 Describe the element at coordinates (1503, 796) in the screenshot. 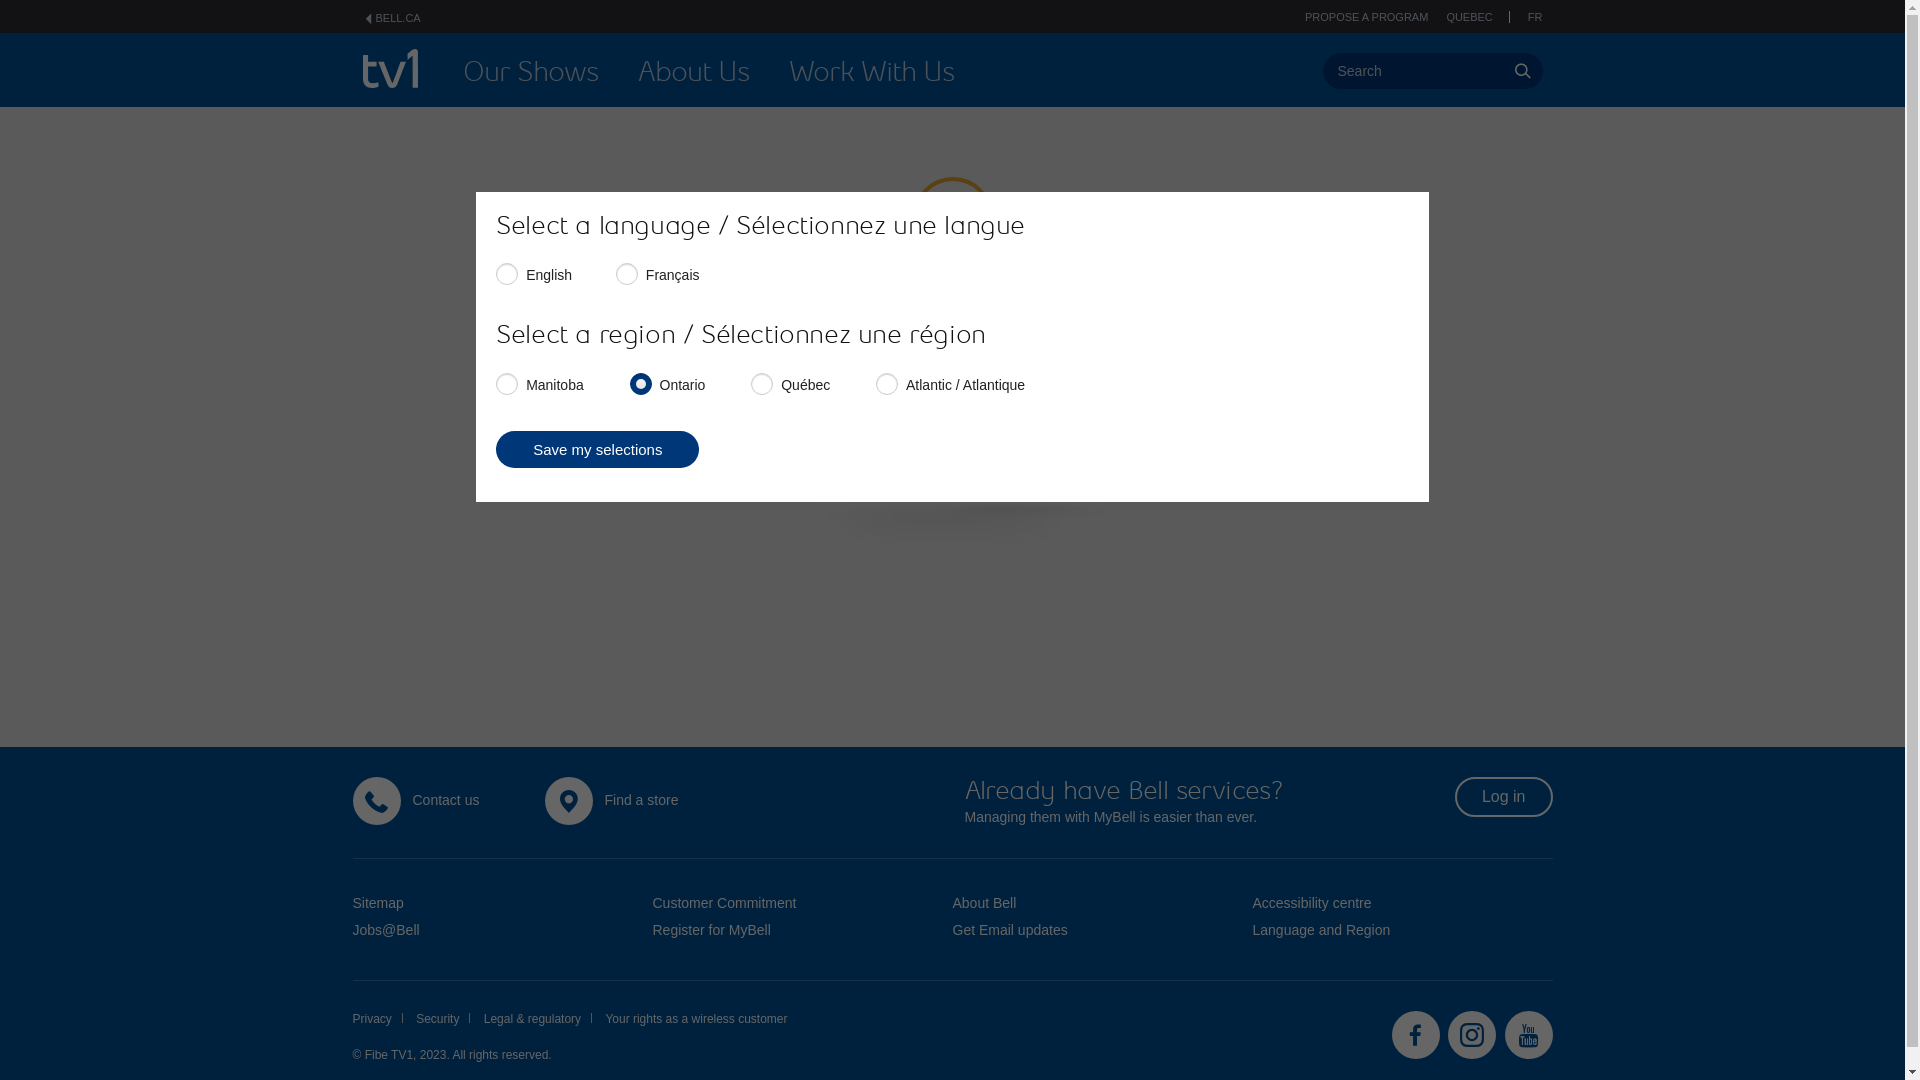

I see `'Log in'` at that location.